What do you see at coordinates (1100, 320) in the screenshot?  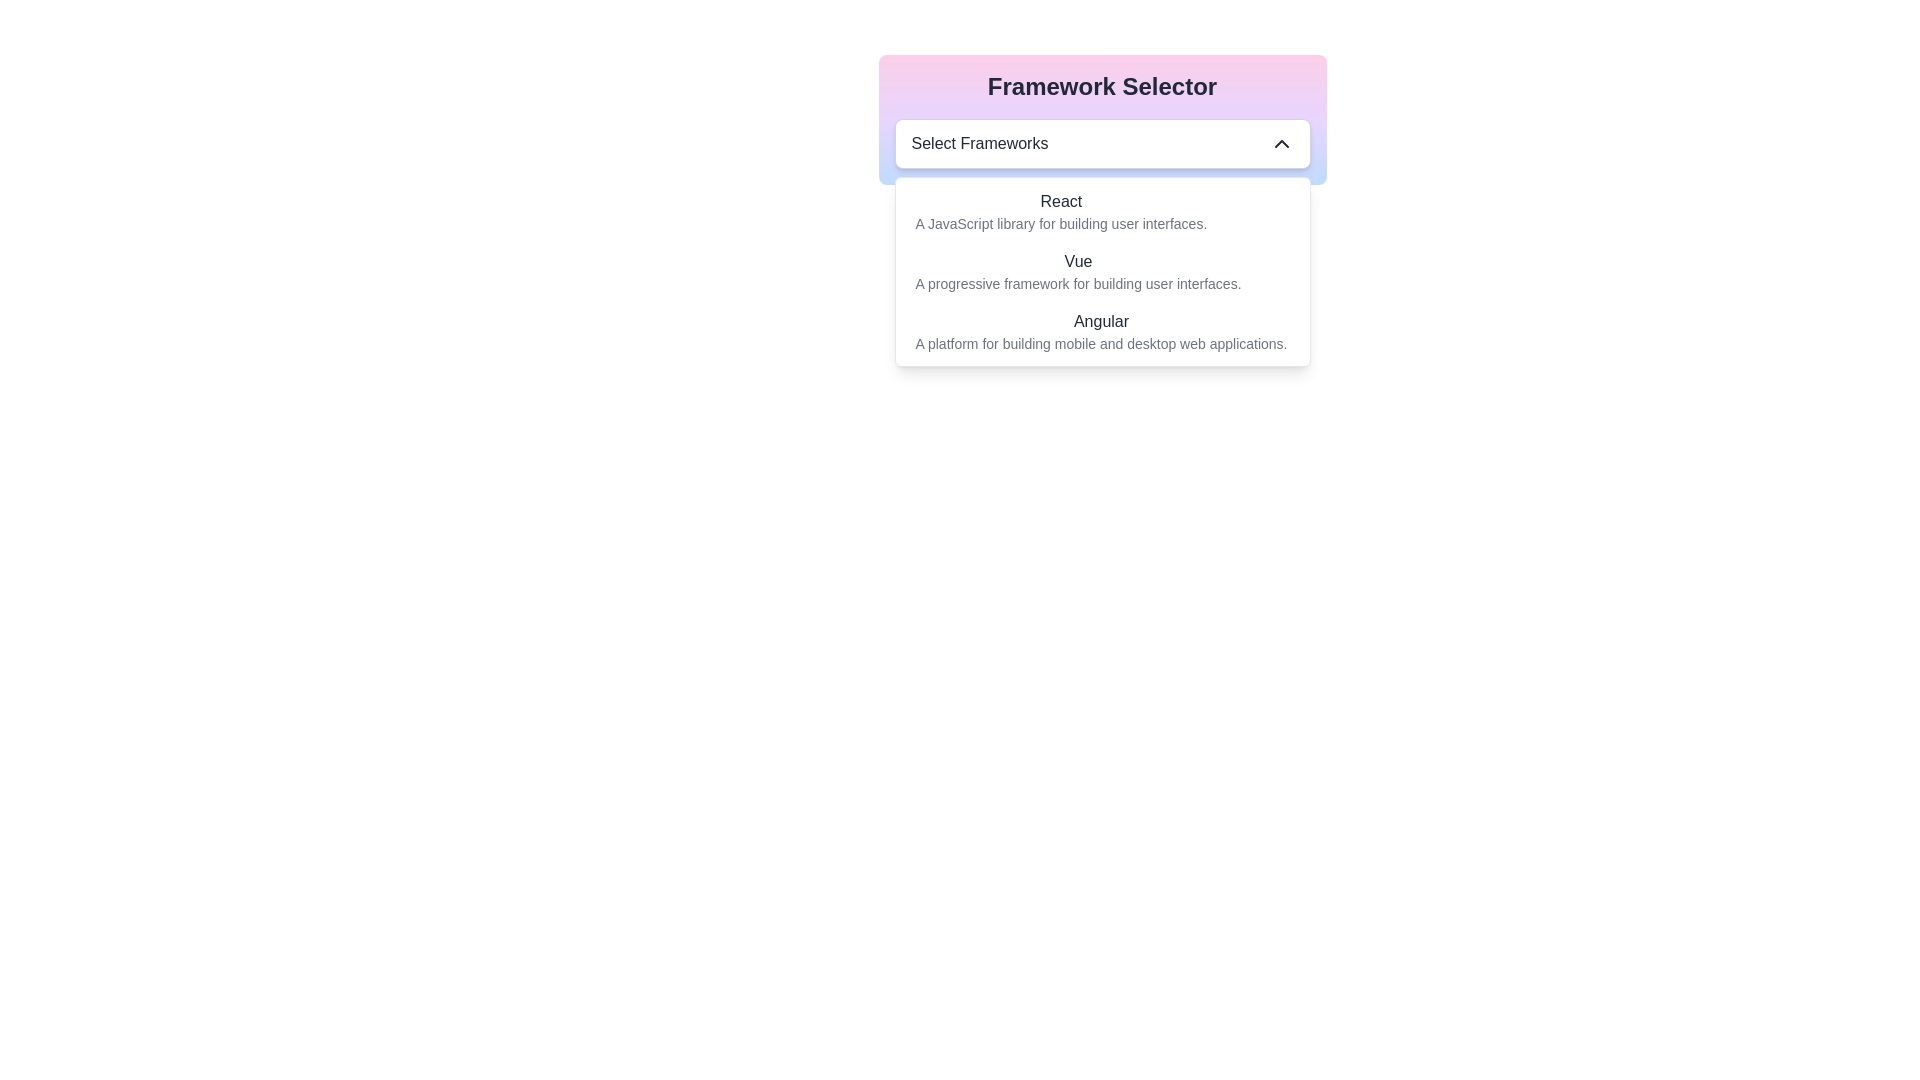 I see `the 'Angular' framework option in the dropdown menu, which is identified by its title text label positioned between 'React' and 'Vue'` at bounding box center [1100, 320].